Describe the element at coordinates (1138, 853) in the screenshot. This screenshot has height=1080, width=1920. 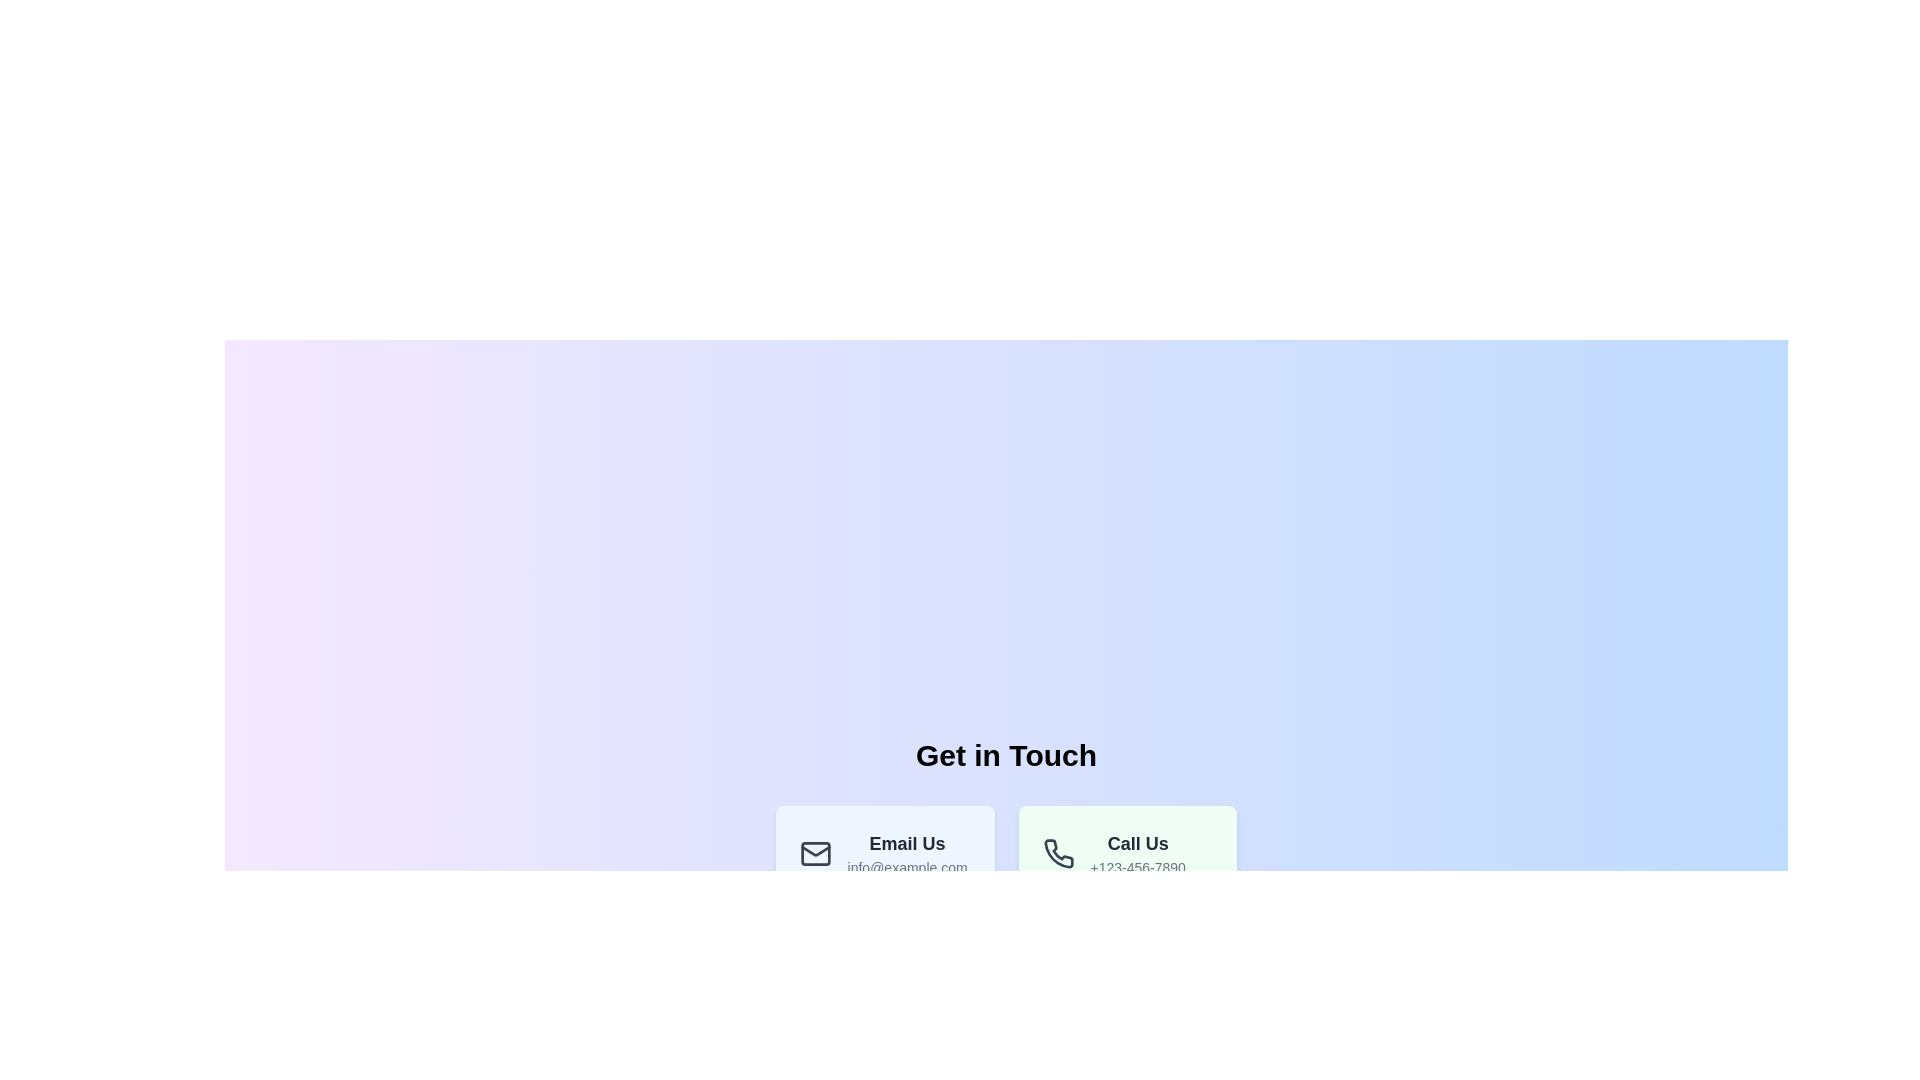
I see `the Contact Information Display element which shows the business's contact phone number and encourages users to initiate a call` at that location.